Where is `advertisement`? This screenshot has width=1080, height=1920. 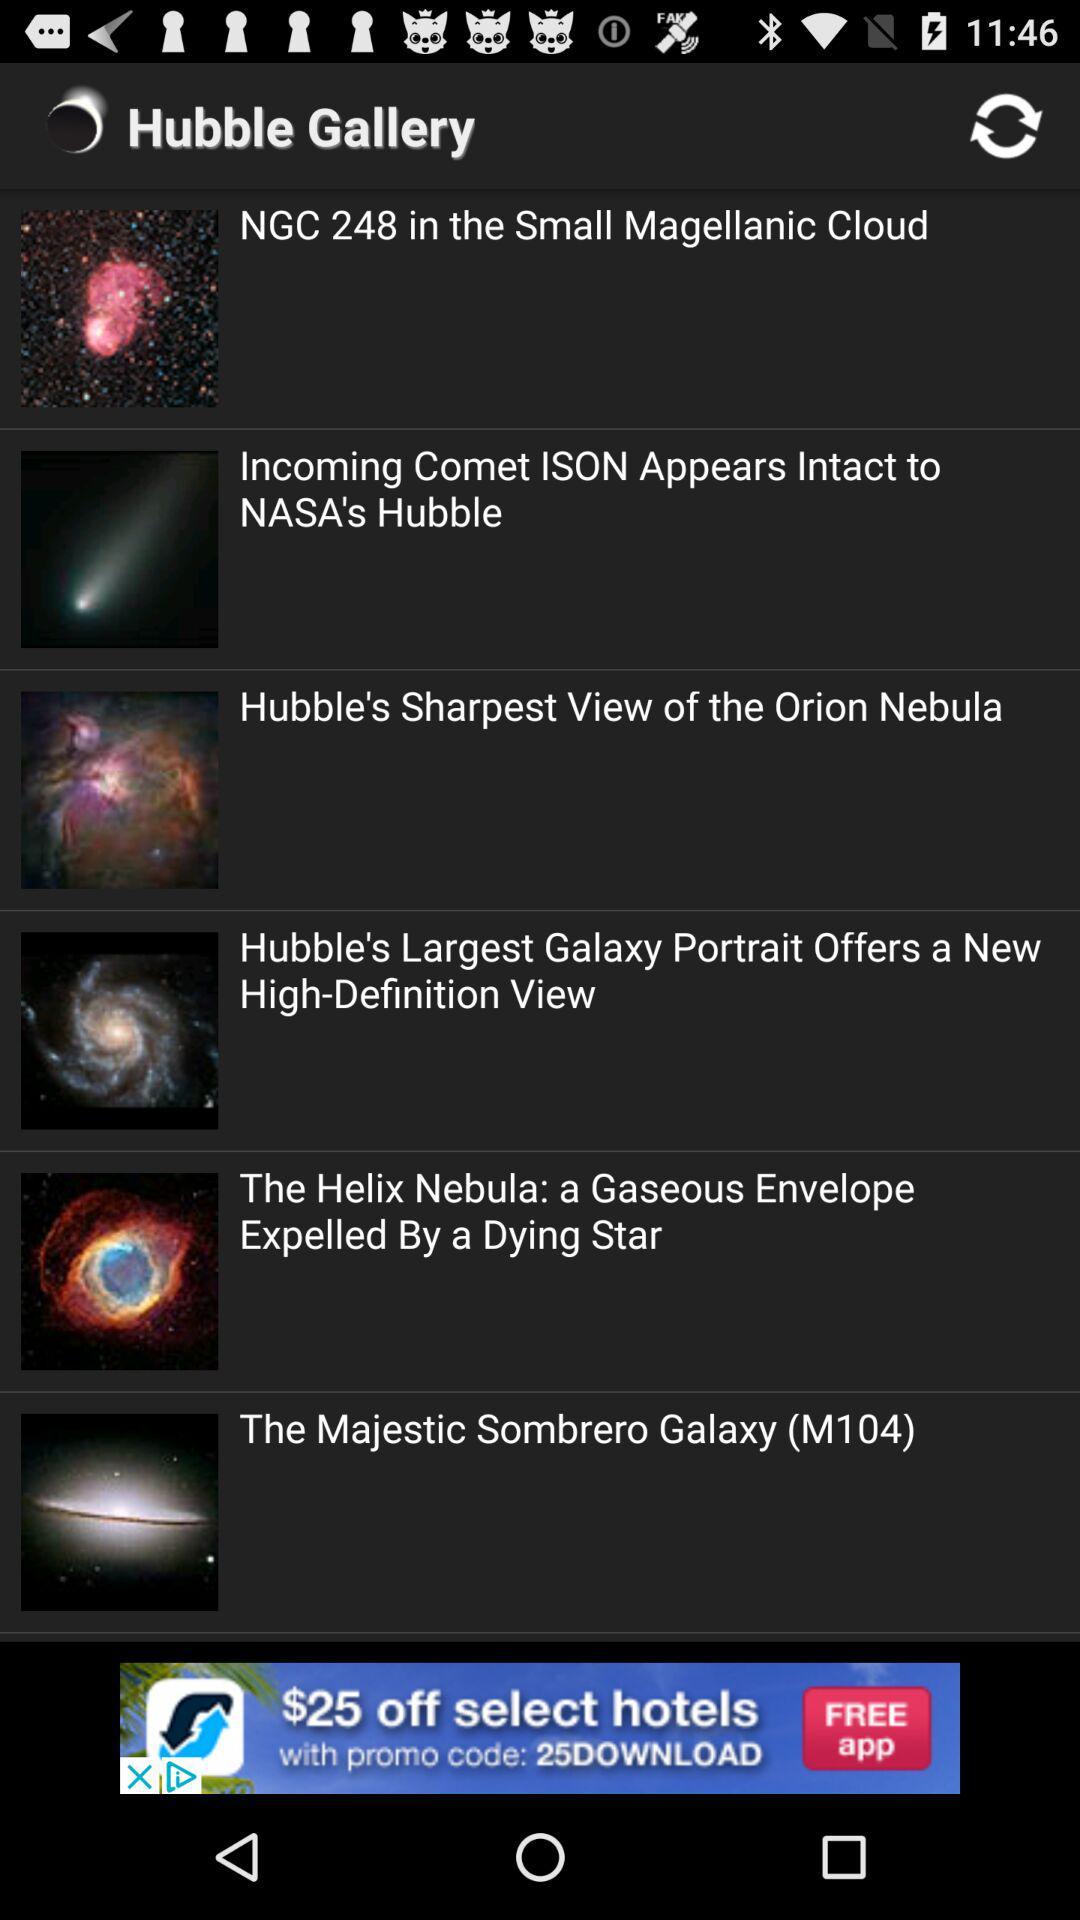 advertisement is located at coordinates (540, 1727).